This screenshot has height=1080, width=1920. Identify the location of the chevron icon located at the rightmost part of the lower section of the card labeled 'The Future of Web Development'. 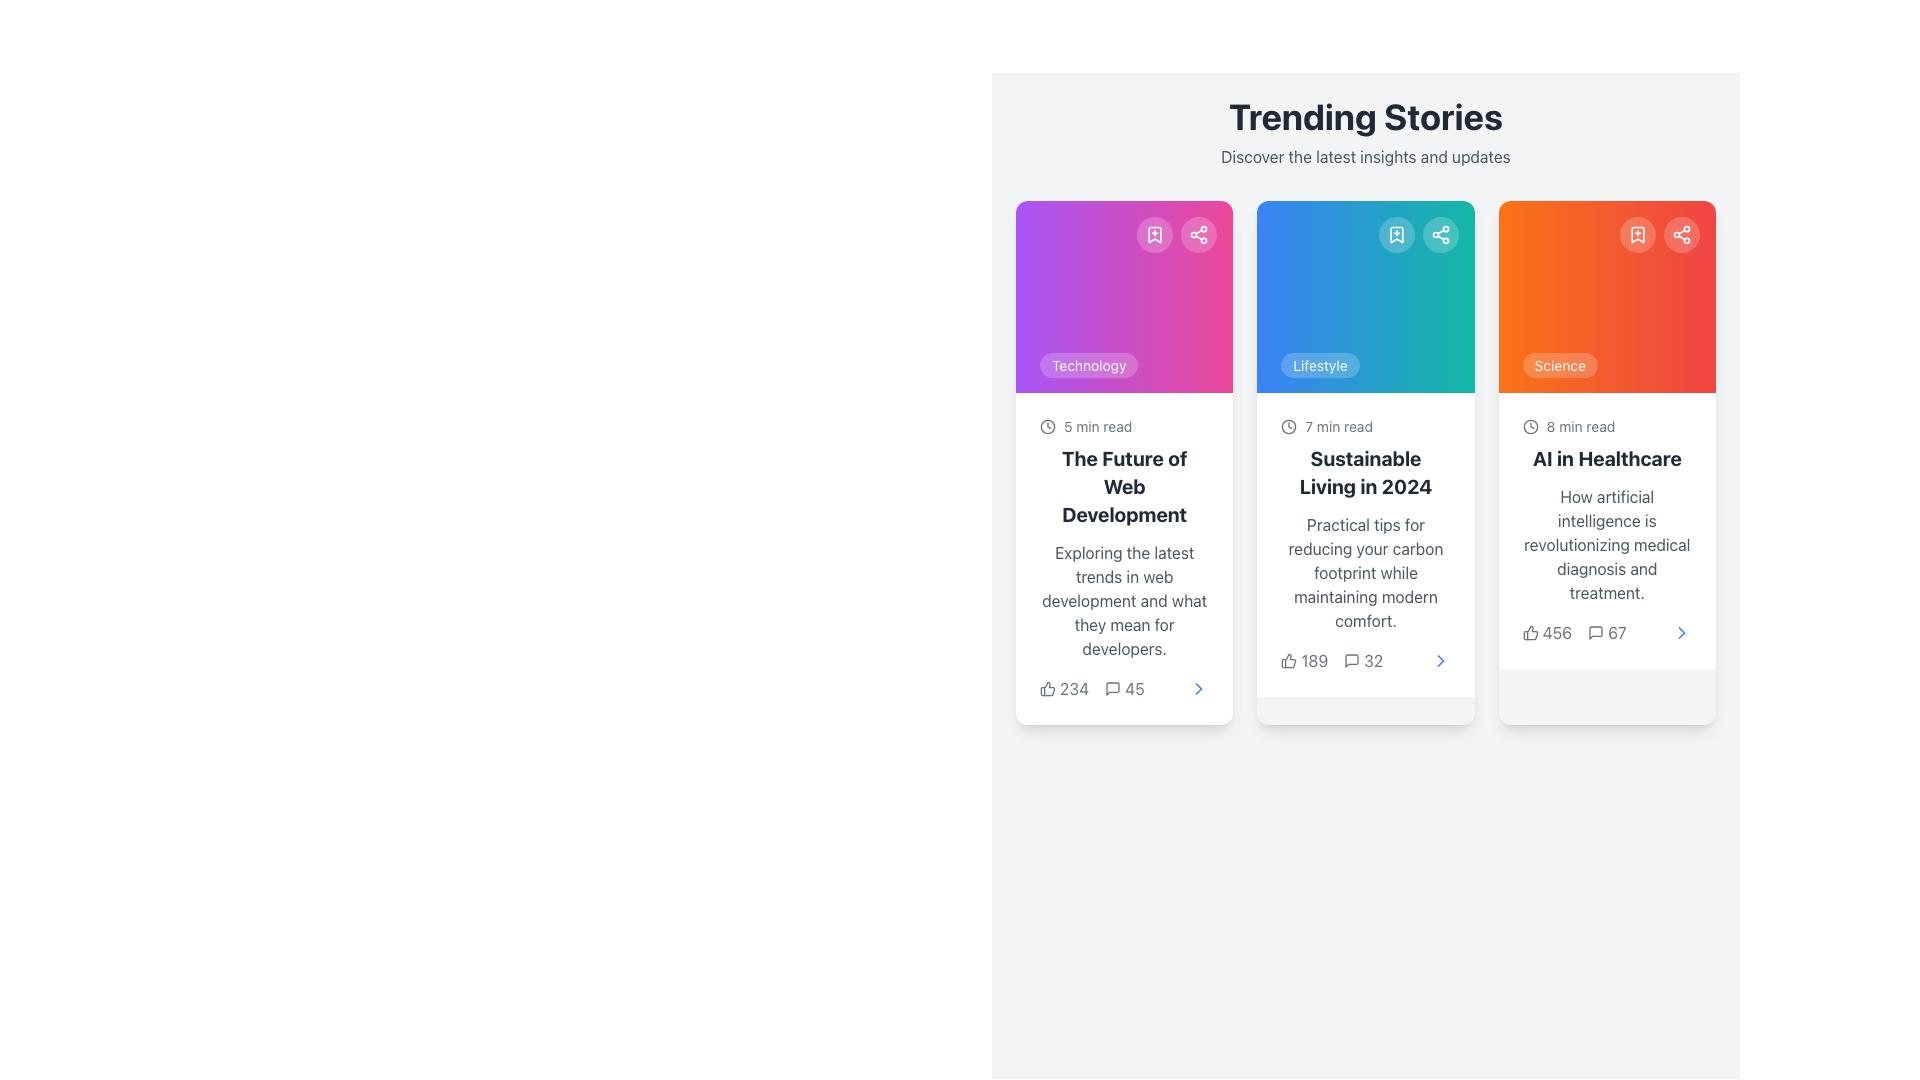
(1199, 688).